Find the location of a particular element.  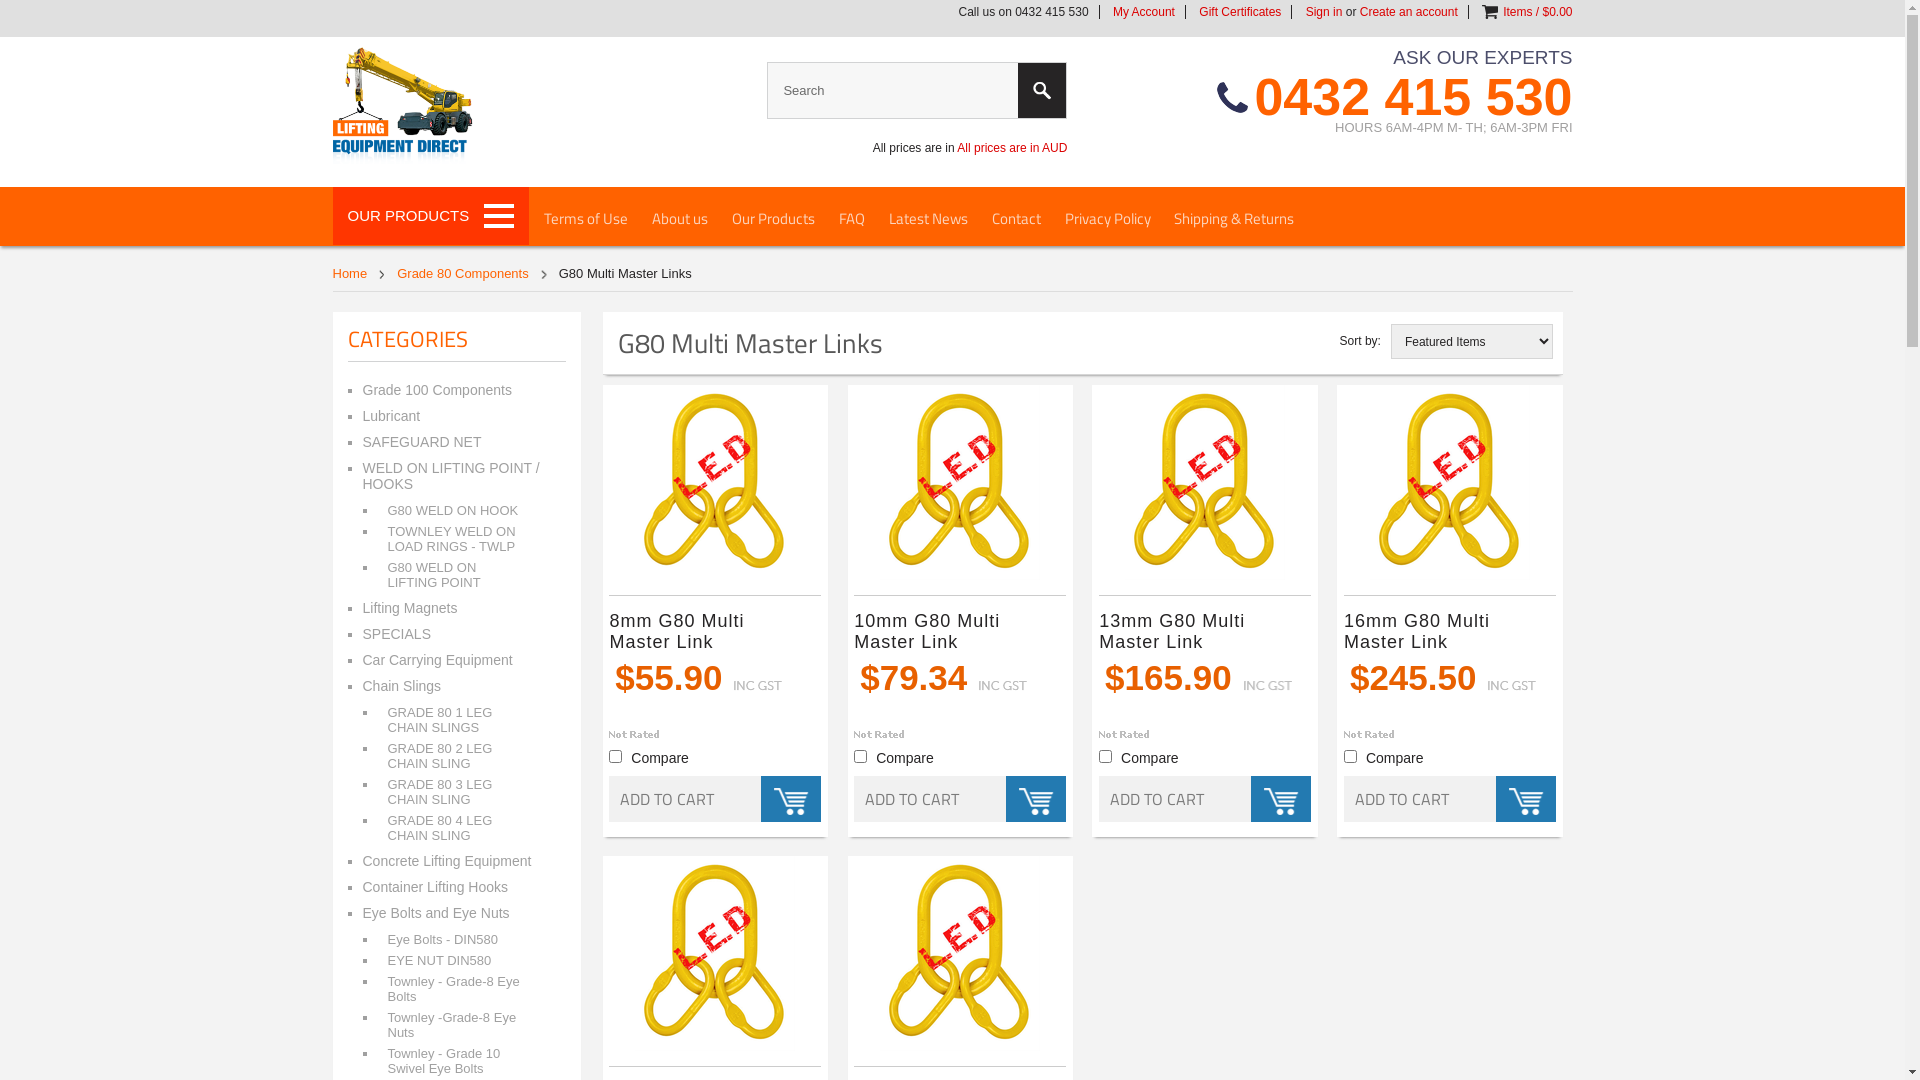

'Sign in' is located at coordinates (1324, 11).